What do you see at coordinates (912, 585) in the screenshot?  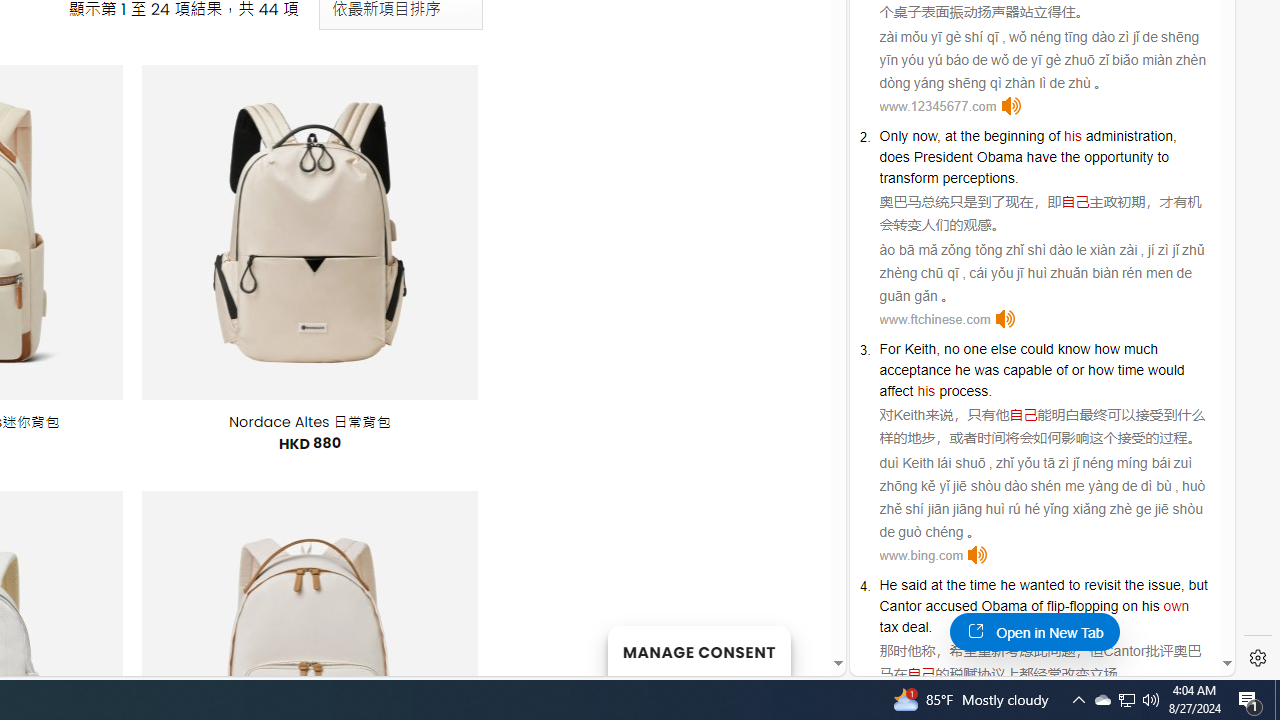 I see `'said'` at bounding box center [912, 585].